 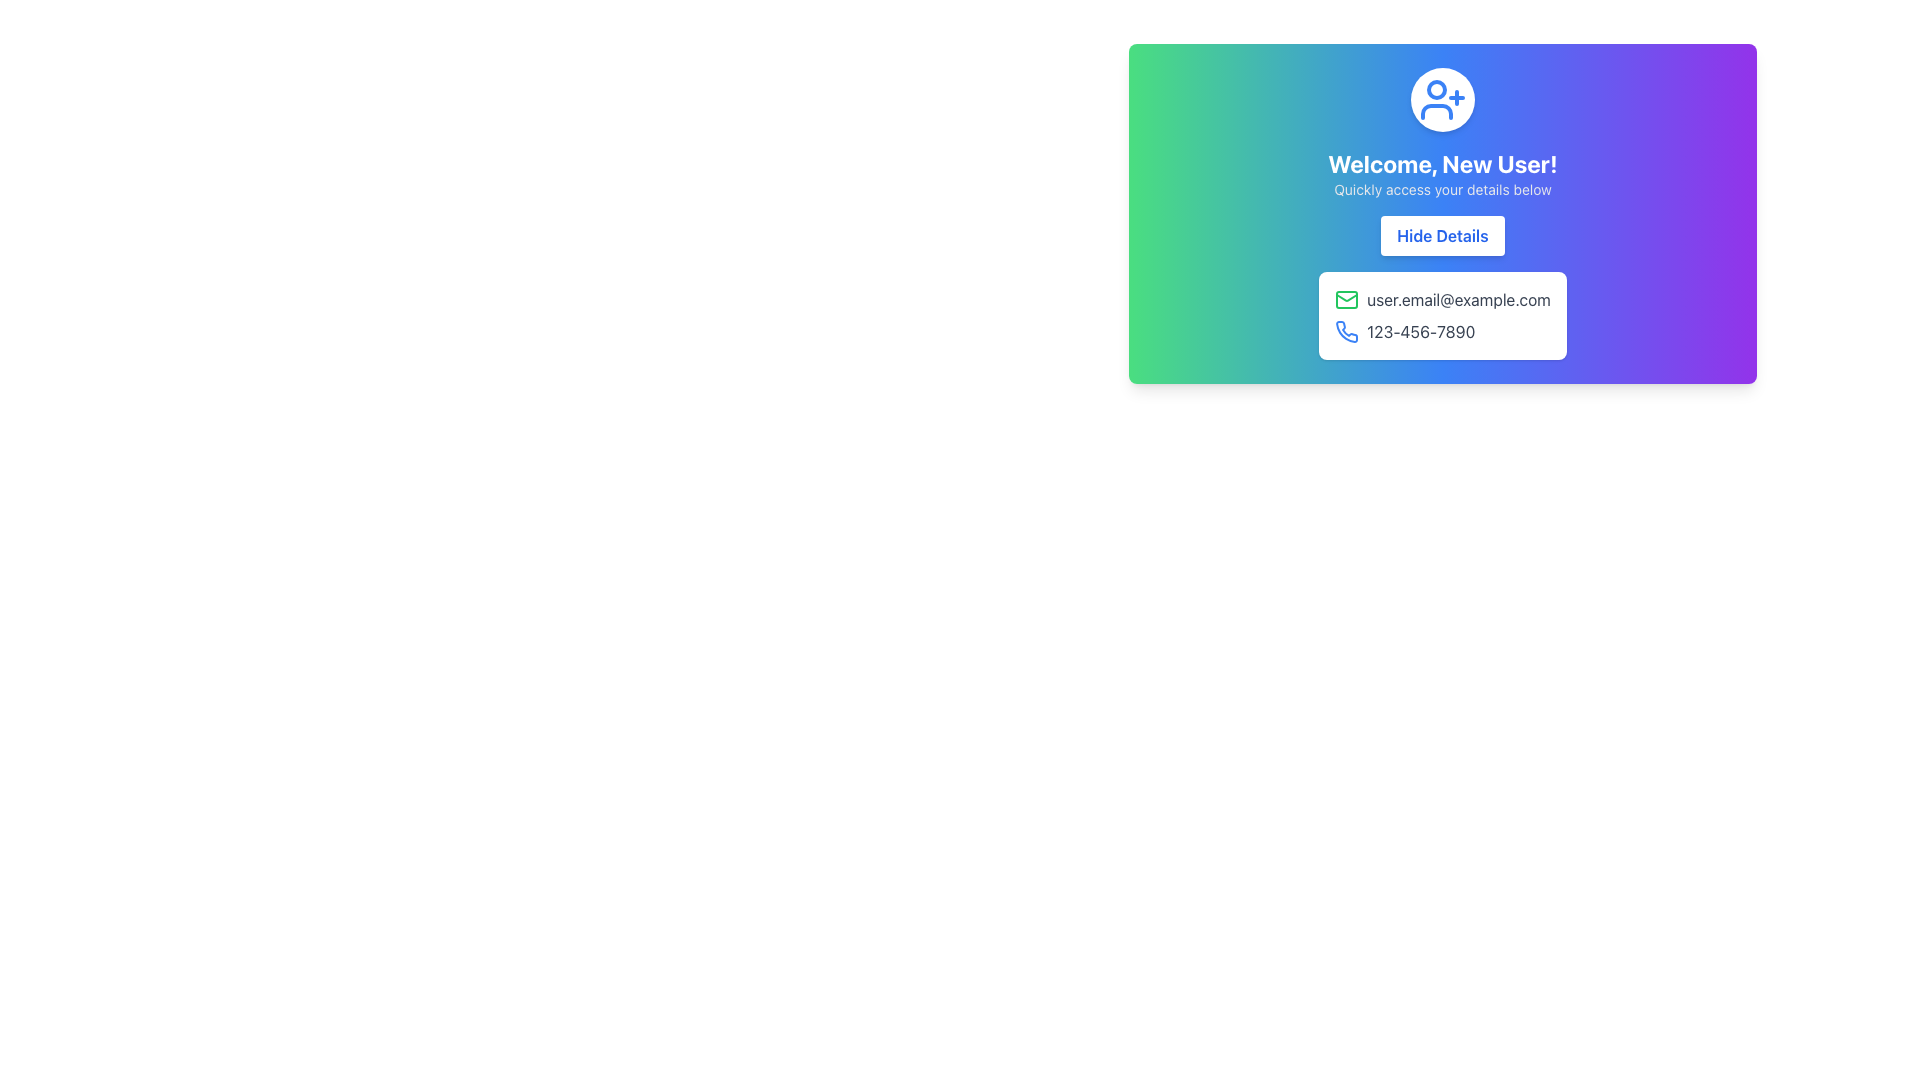 What do you see at coordinates (1443, 189) in the screenshot?
I see `the second static text element located beneath the header 'Welcome, New User!' and above the 'Hide Details' button` at bounding box center [1443, 189].